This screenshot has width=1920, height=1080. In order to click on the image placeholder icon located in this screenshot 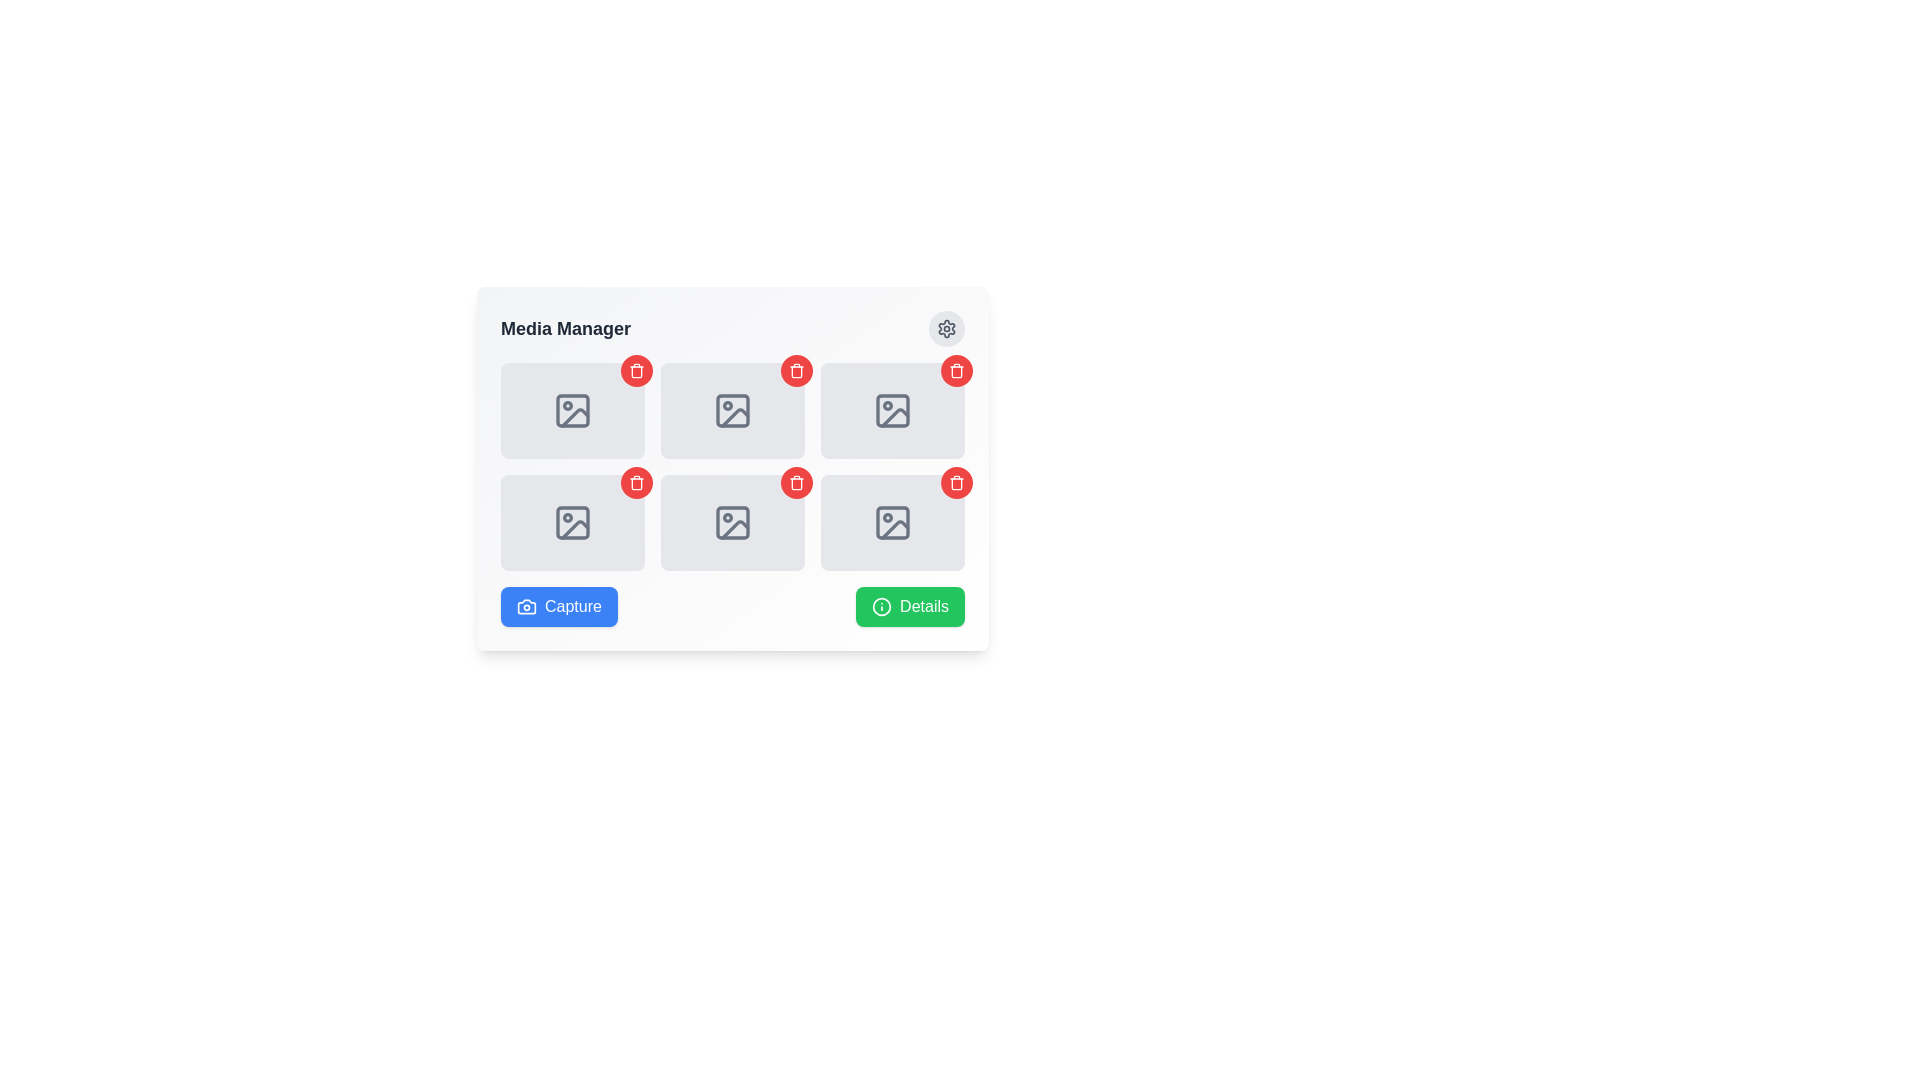, I will do `click(732, 410)`.